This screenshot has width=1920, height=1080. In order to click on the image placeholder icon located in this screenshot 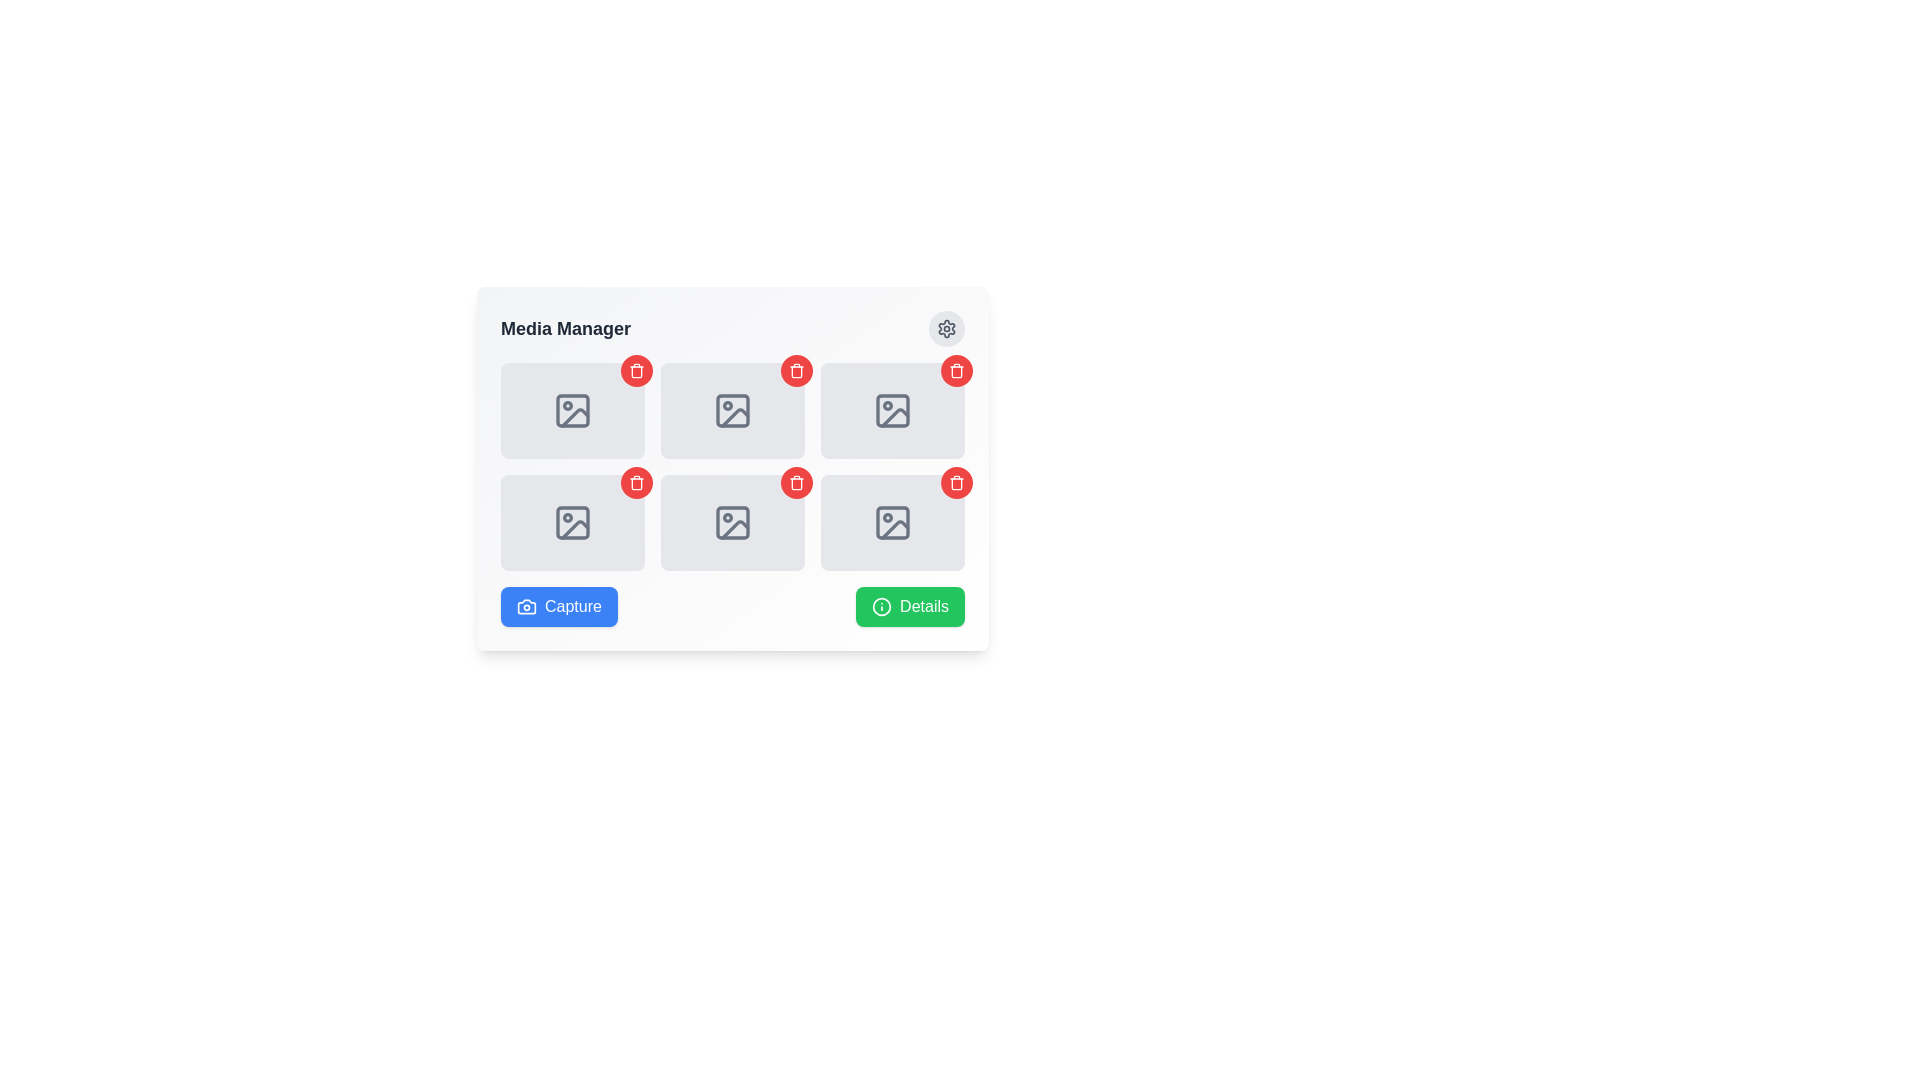, I will do `click(732, 410)`.